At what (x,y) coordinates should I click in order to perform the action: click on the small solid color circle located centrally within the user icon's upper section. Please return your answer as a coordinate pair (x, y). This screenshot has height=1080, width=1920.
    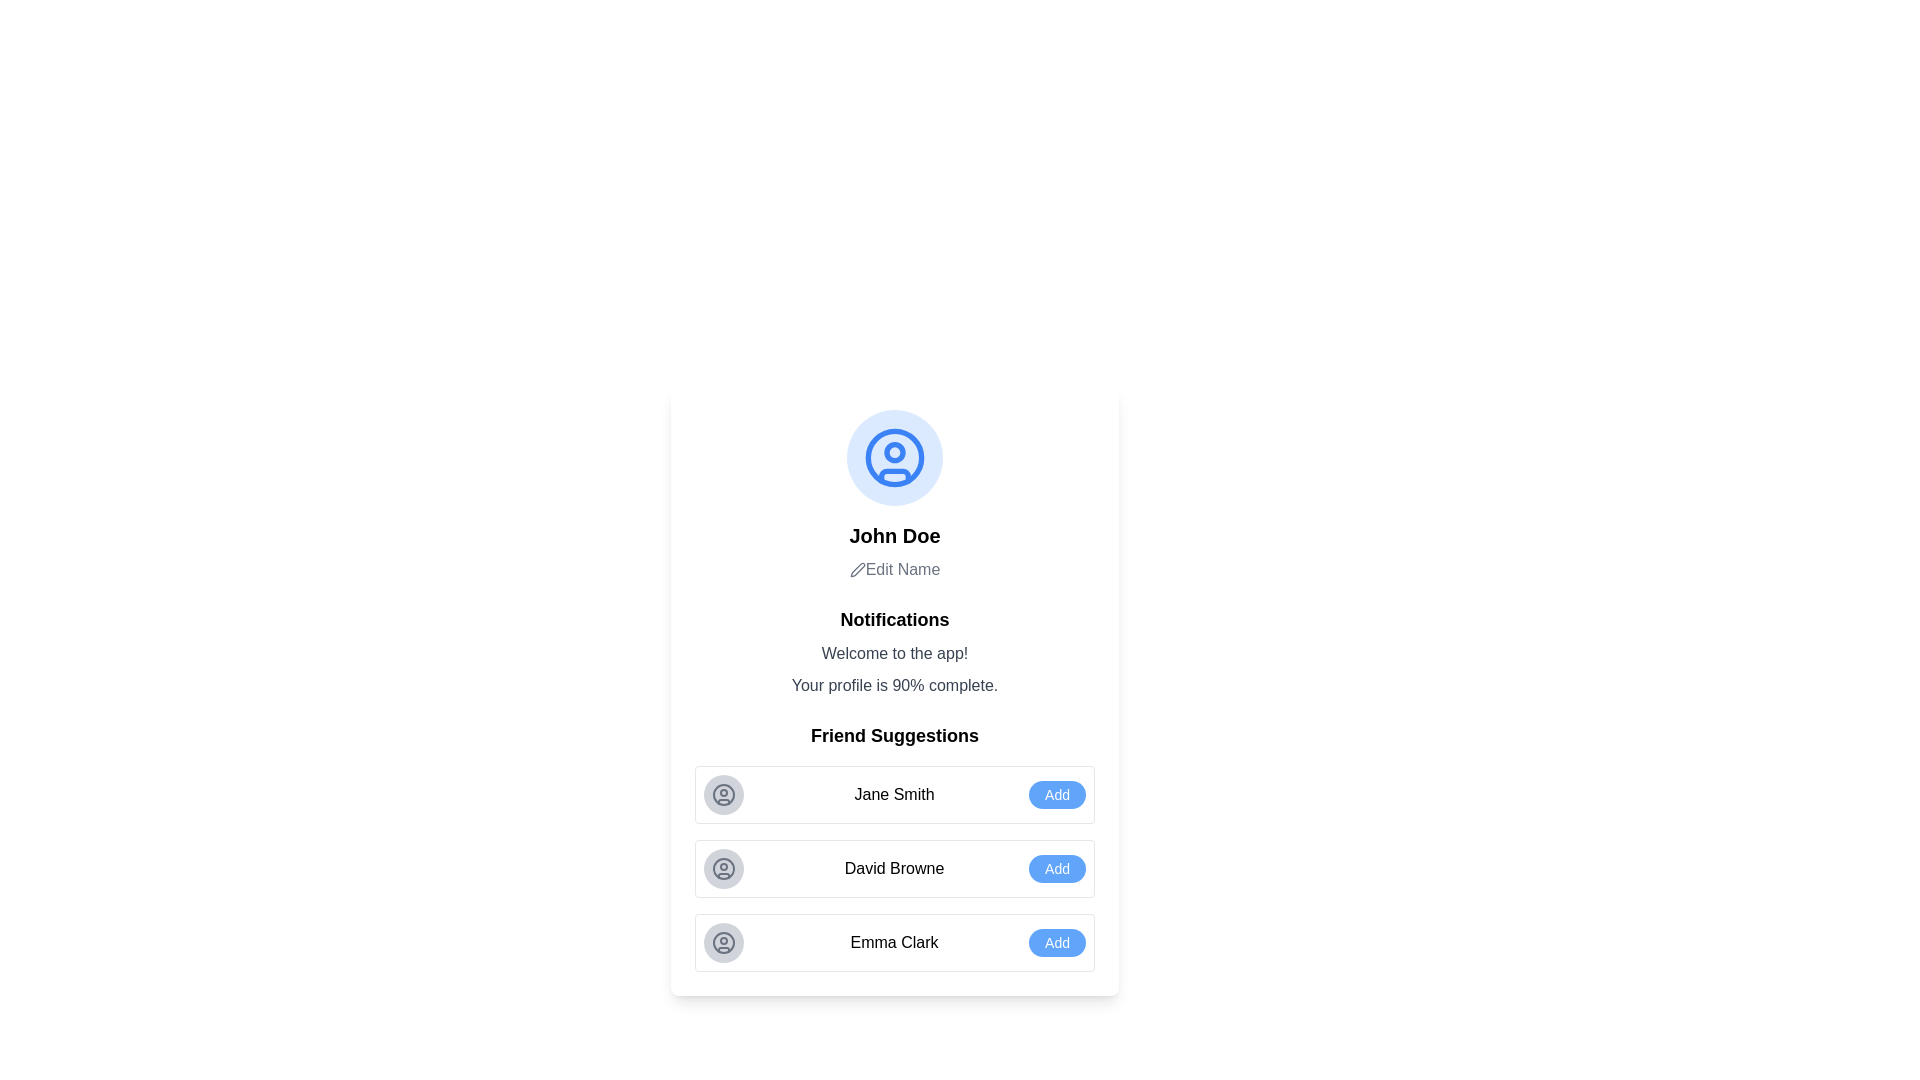
    Looking at the image, I should click on (893, 451).